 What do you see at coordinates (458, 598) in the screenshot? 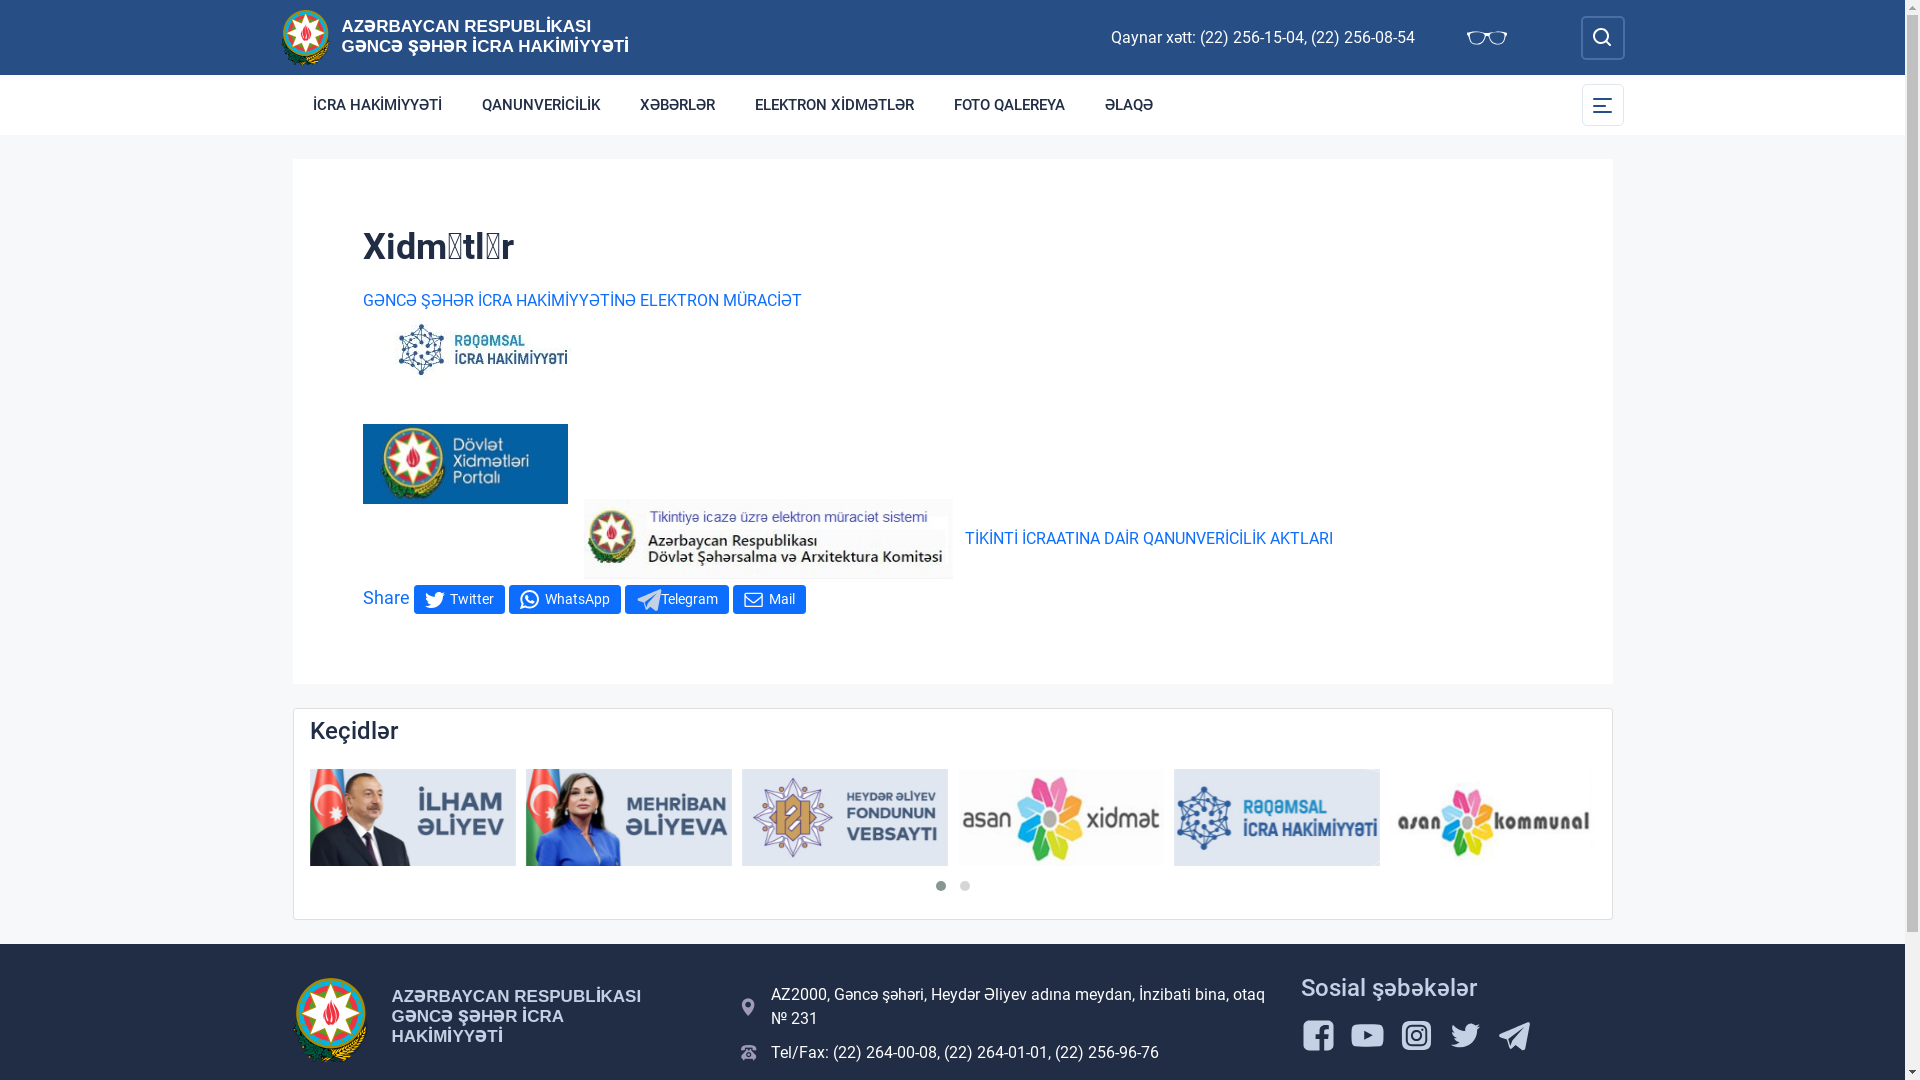
I see `'Twitter'` at bounding box center [458, 598].